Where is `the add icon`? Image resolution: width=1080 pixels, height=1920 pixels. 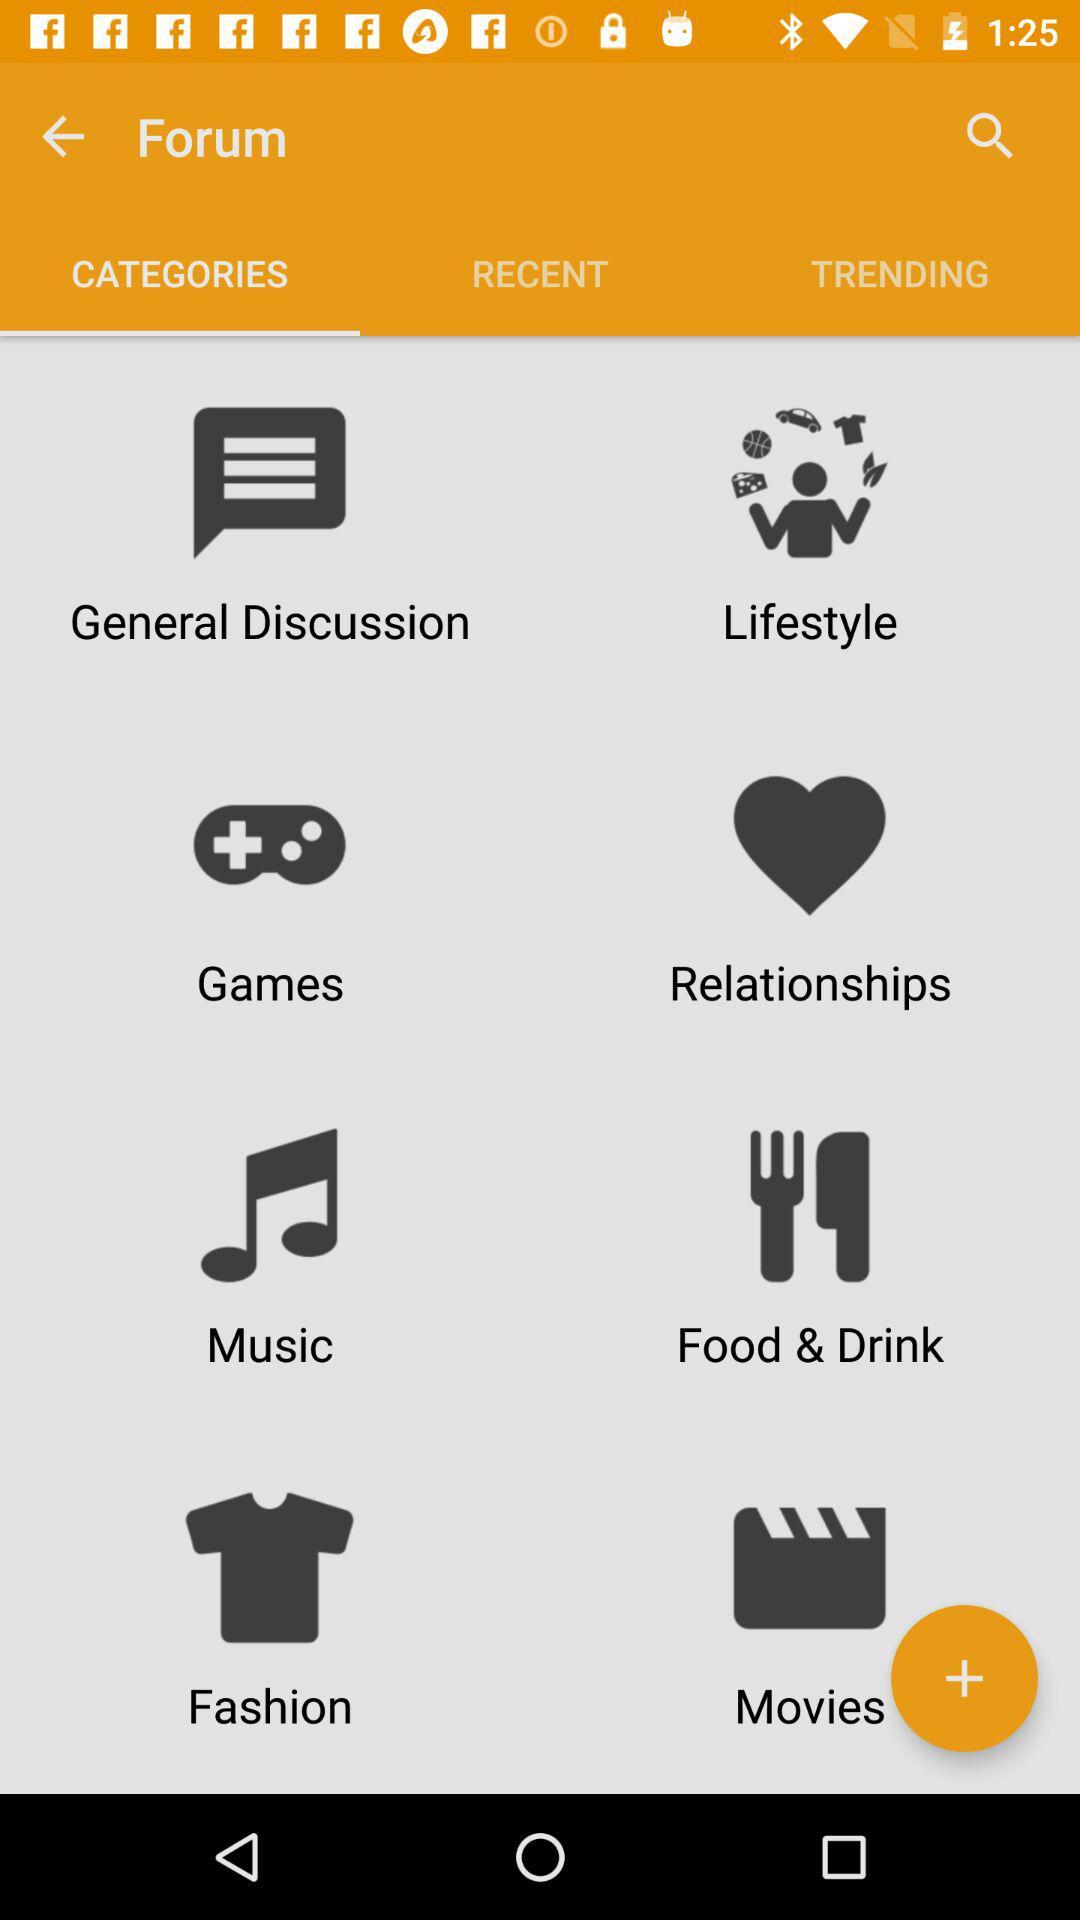 the add icon is located at coordinates (963, 1678).